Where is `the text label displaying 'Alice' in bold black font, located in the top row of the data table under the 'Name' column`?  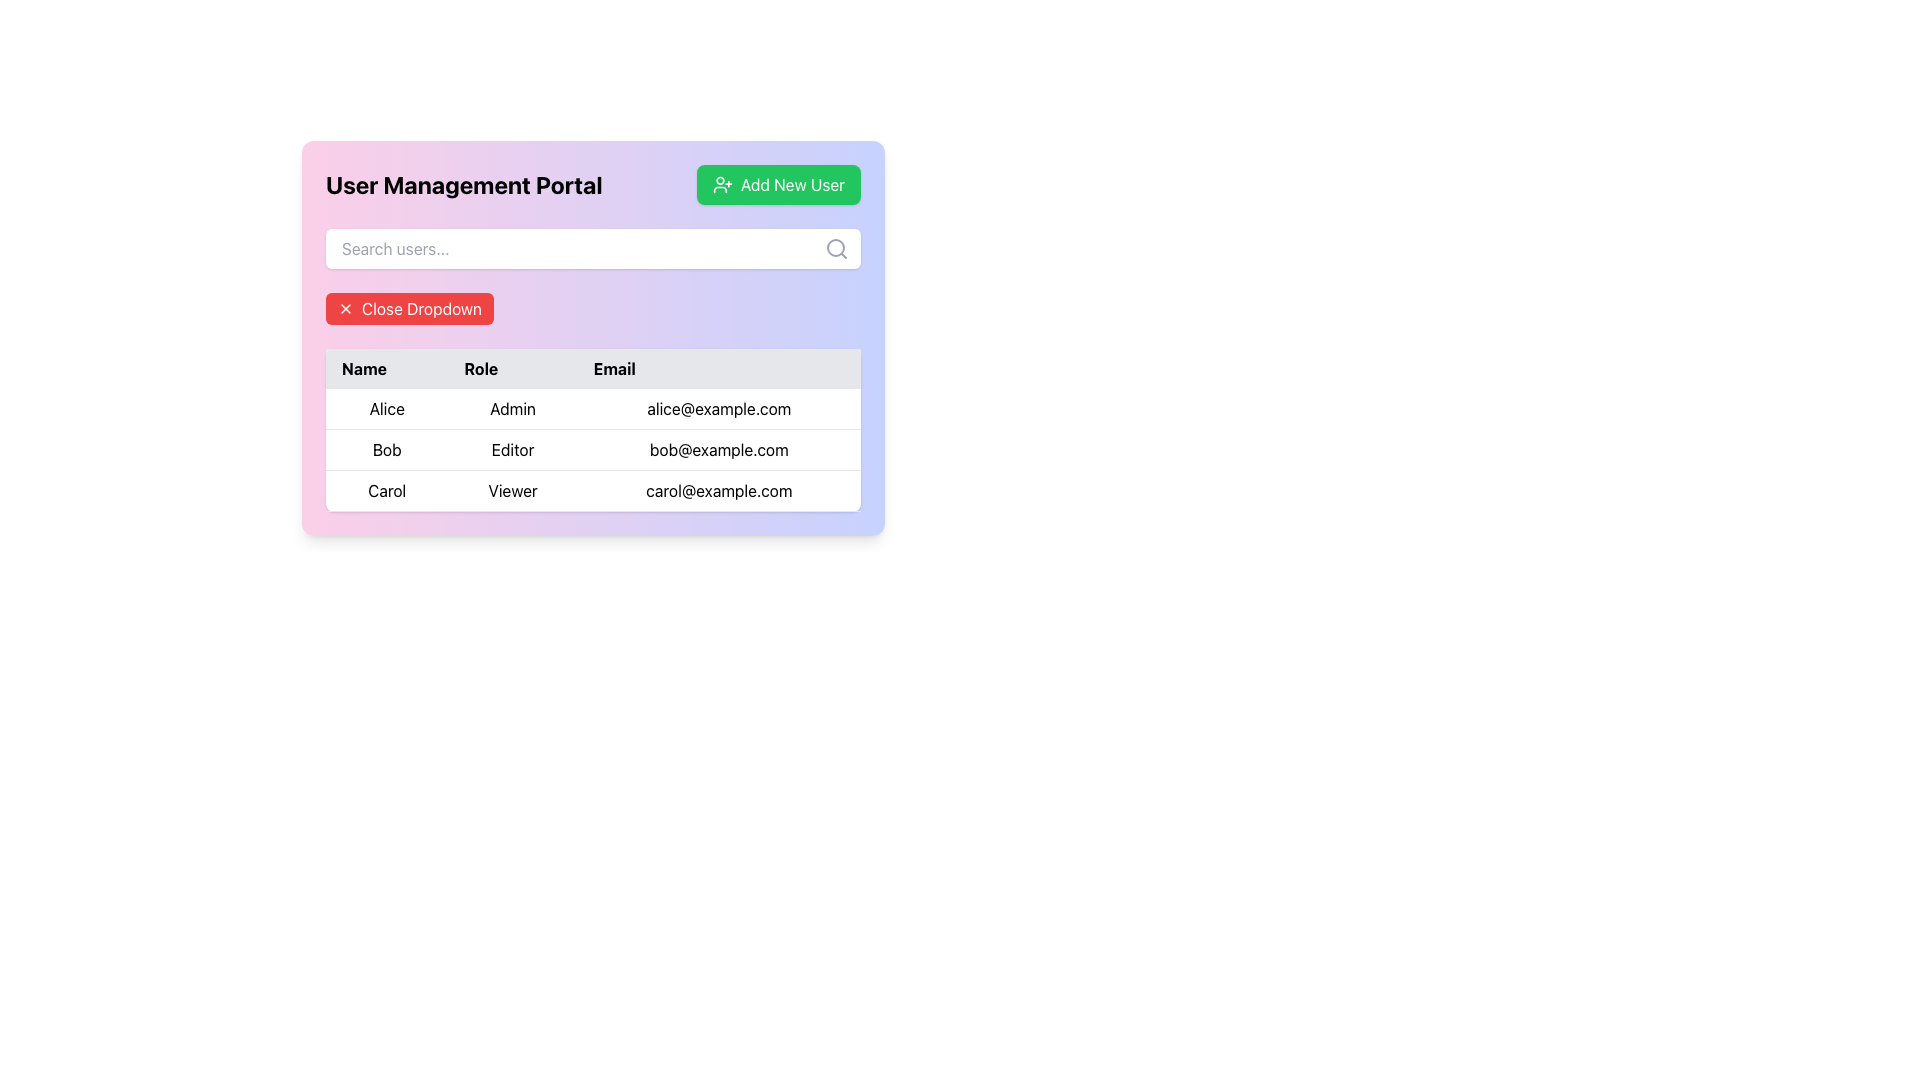
the text label displaying 'Alice' in bold black font, located in the top row of the data table under the 'Name' column is located at coordinates (387, 408).